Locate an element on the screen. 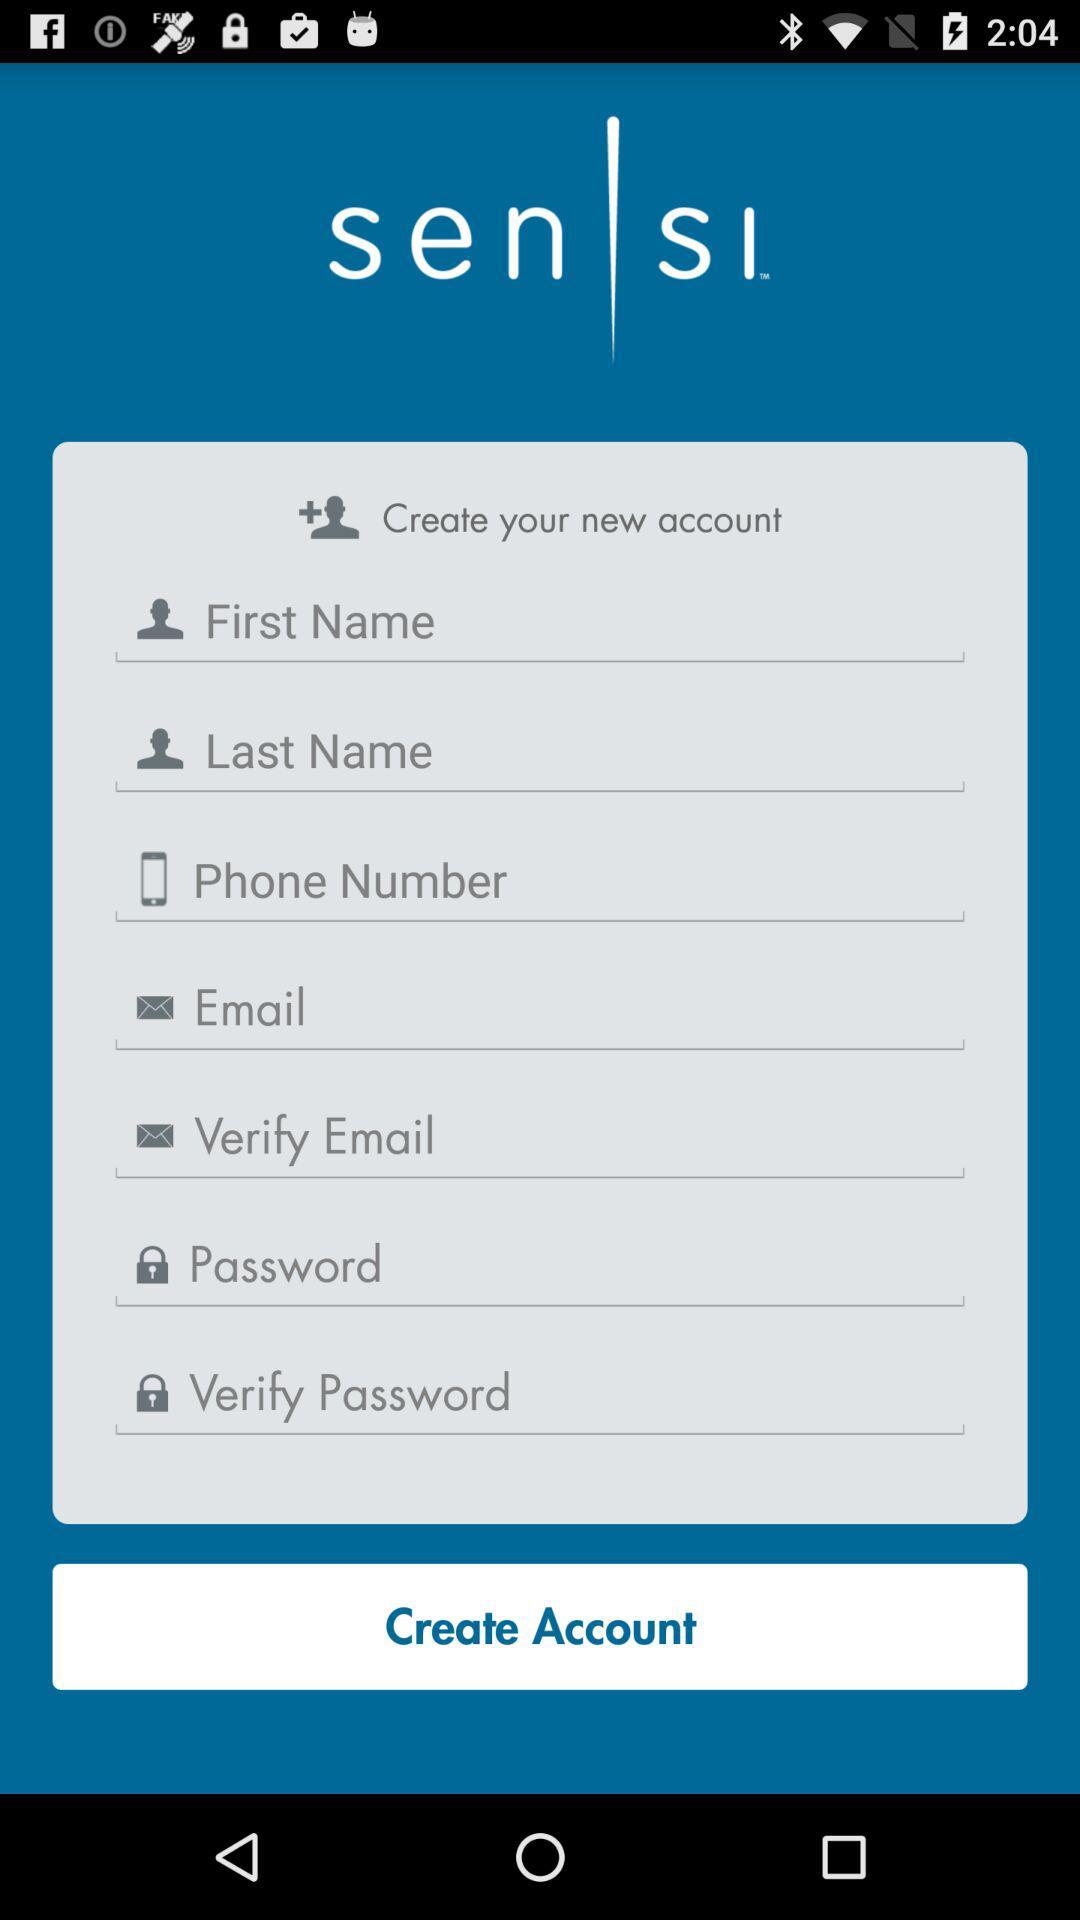  a phone number is located at coordinates (540, 880).